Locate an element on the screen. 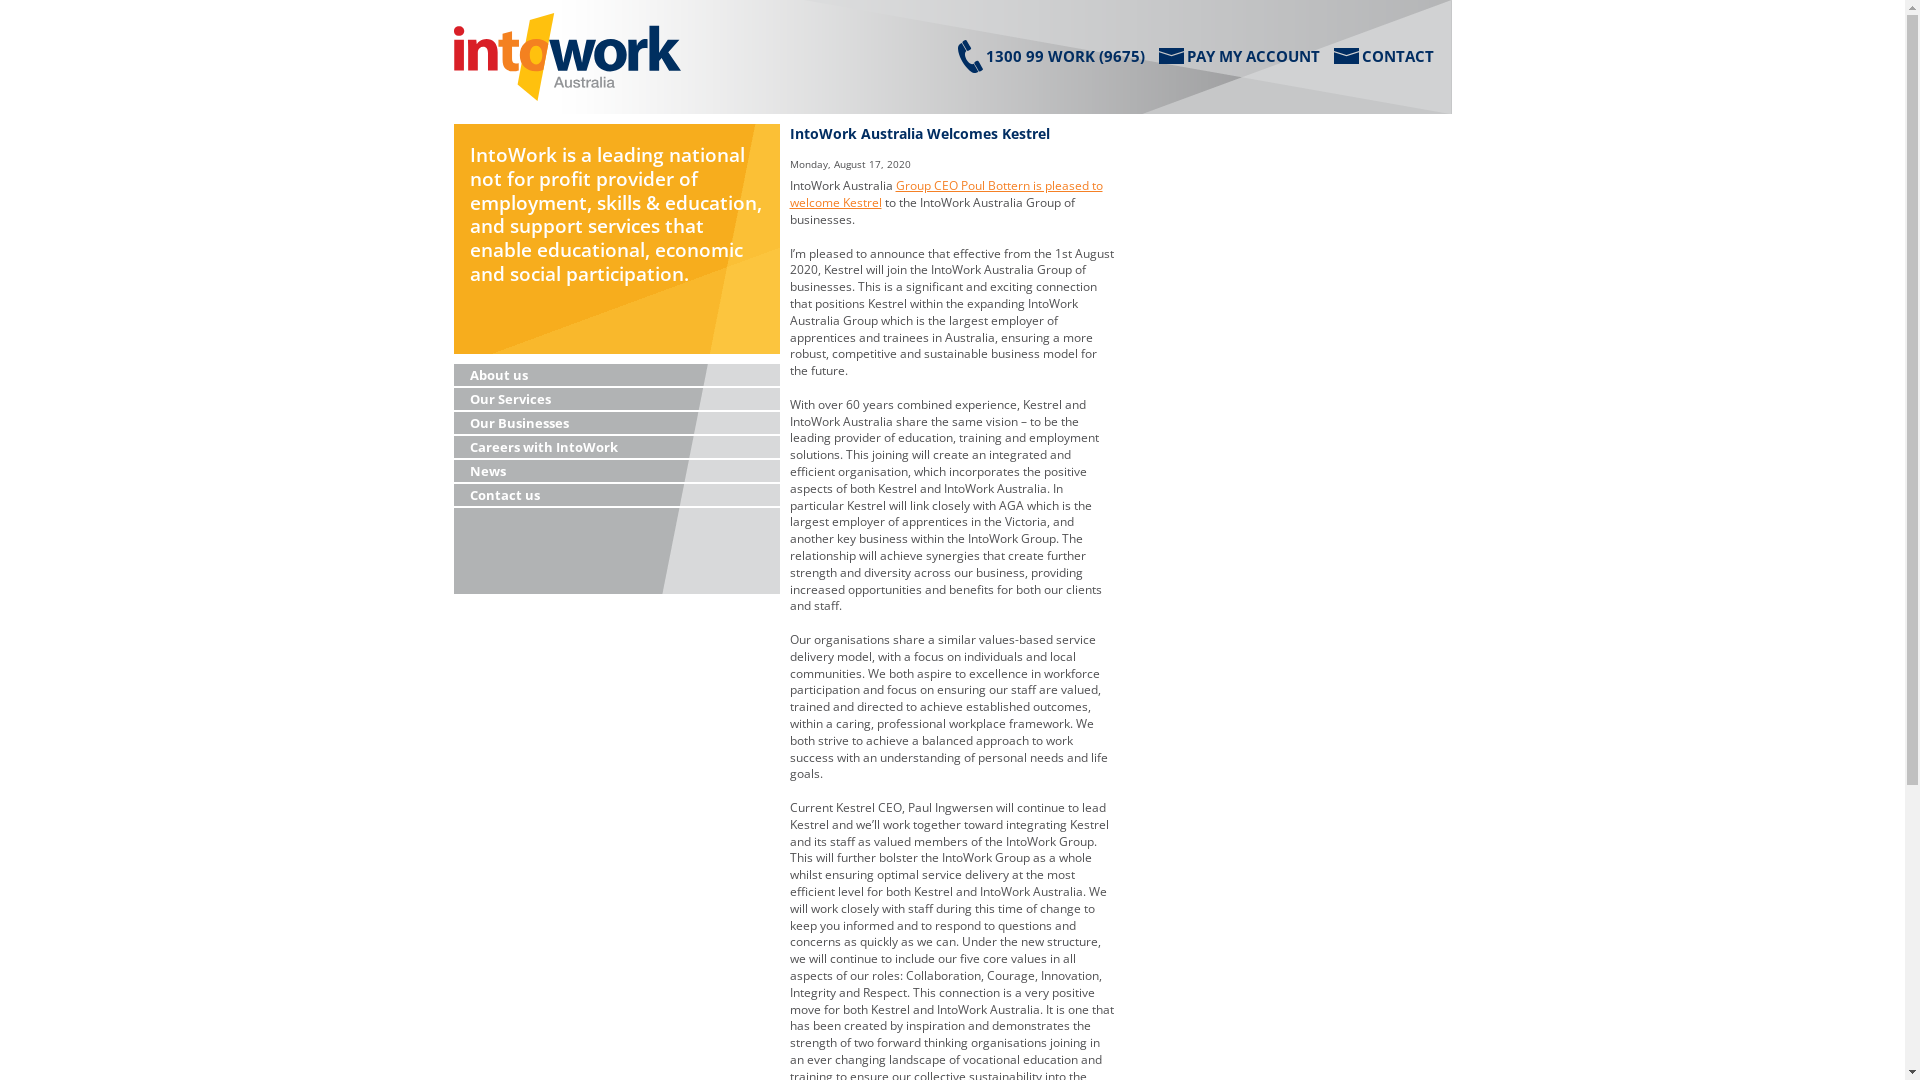  '1300 99 WORK (9675)' is located at coordinates (957, 55).